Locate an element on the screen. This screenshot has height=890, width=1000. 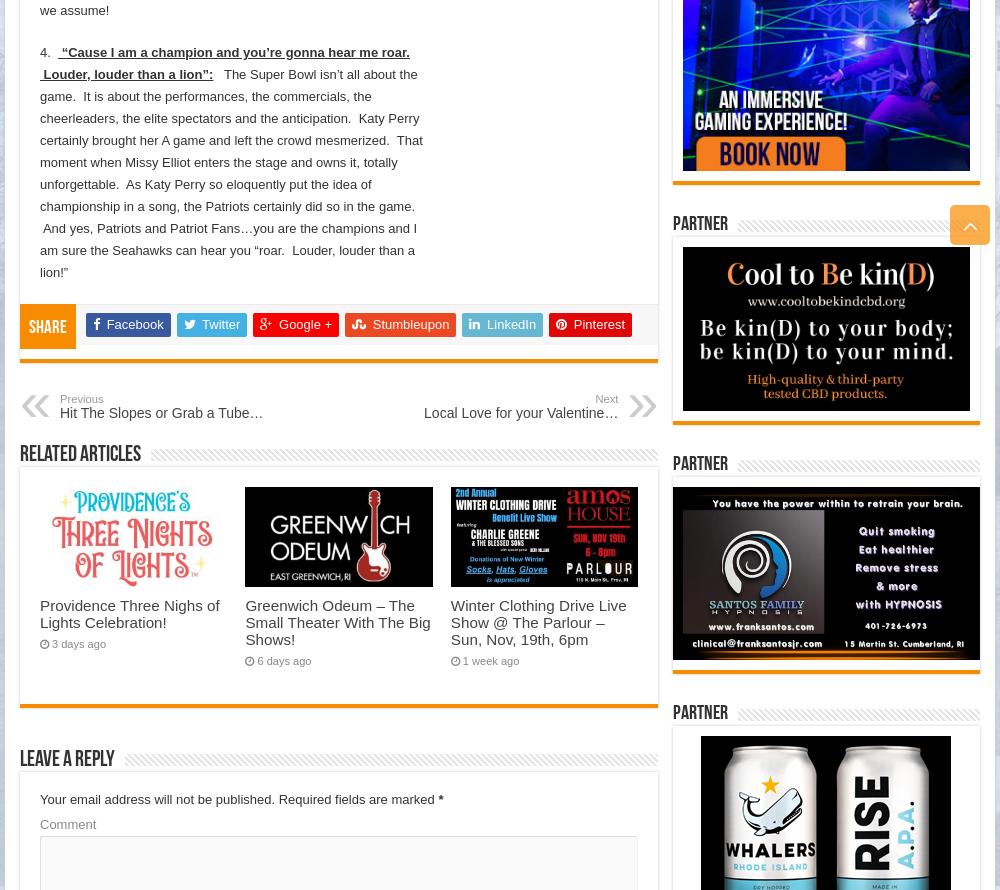
'6 days ago' is located at coordinates (284, 660).